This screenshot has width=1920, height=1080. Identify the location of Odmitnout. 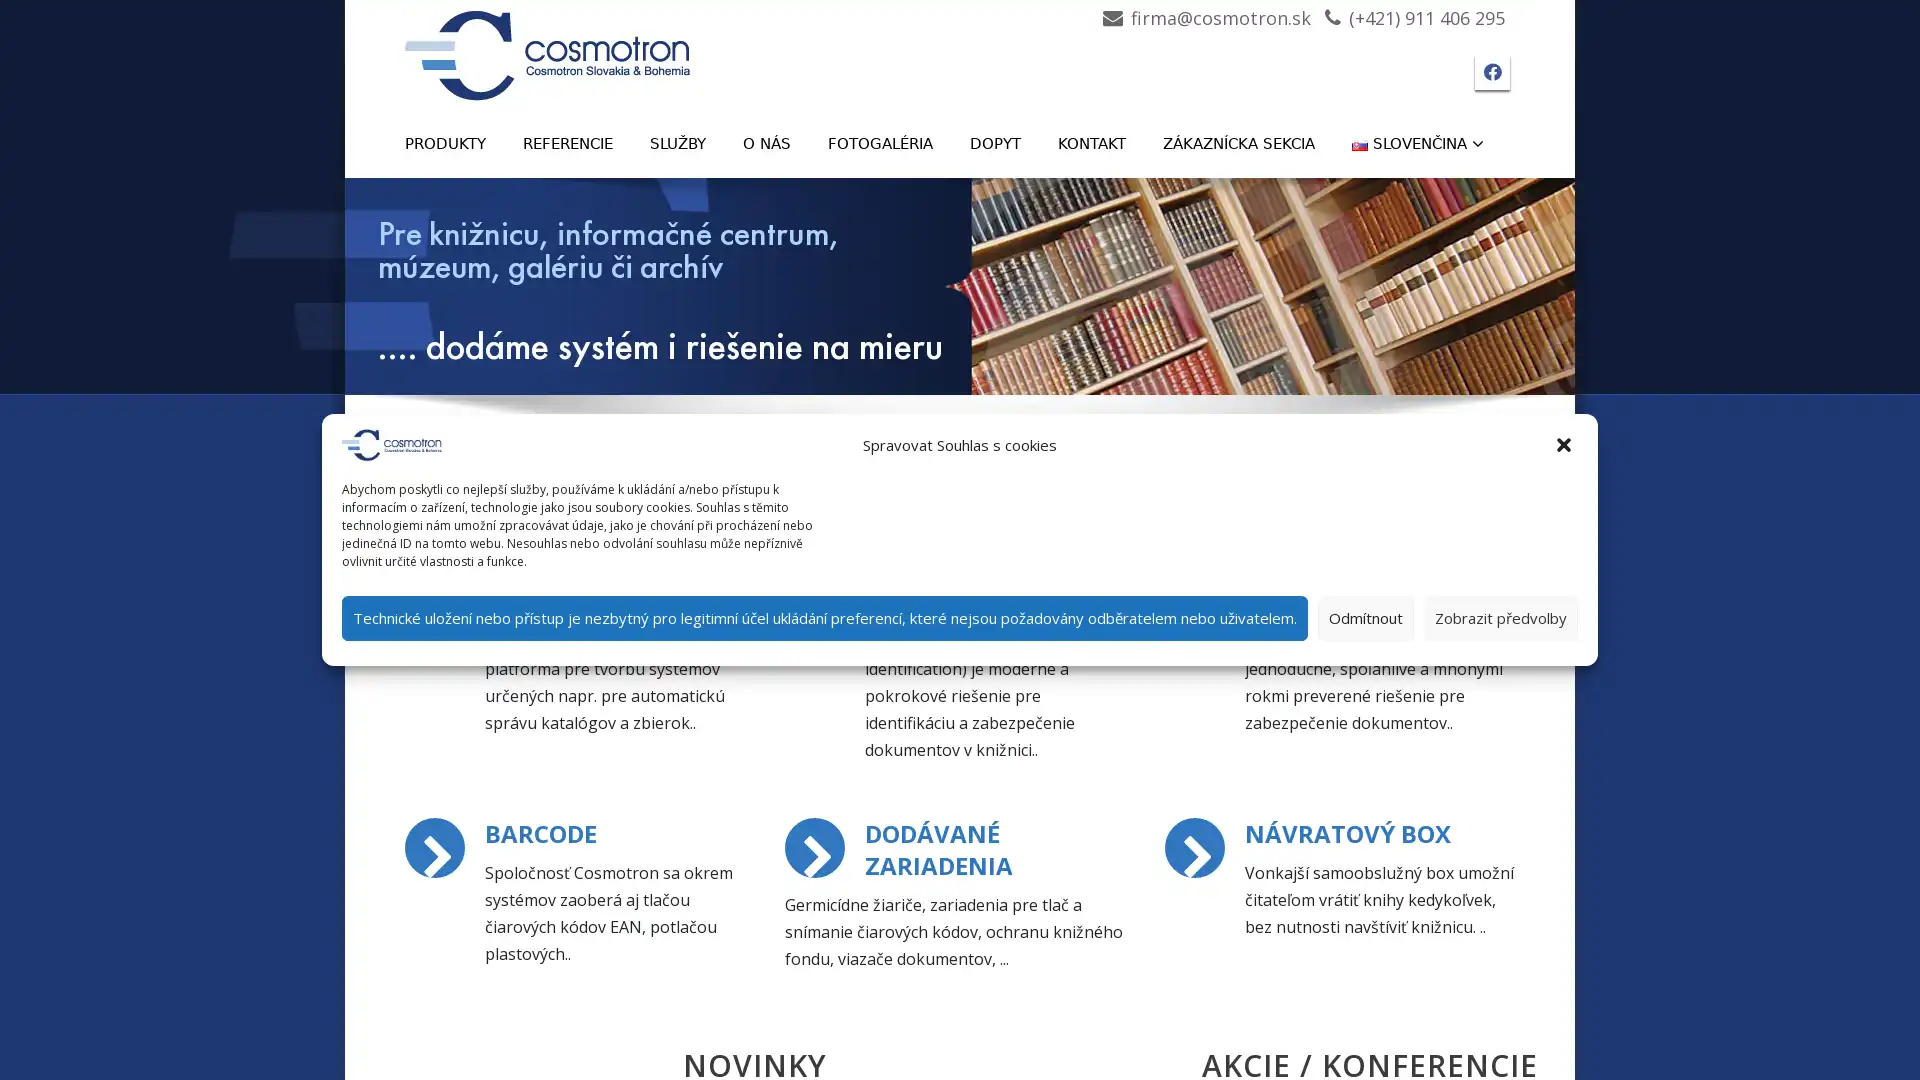
(1365, 616).